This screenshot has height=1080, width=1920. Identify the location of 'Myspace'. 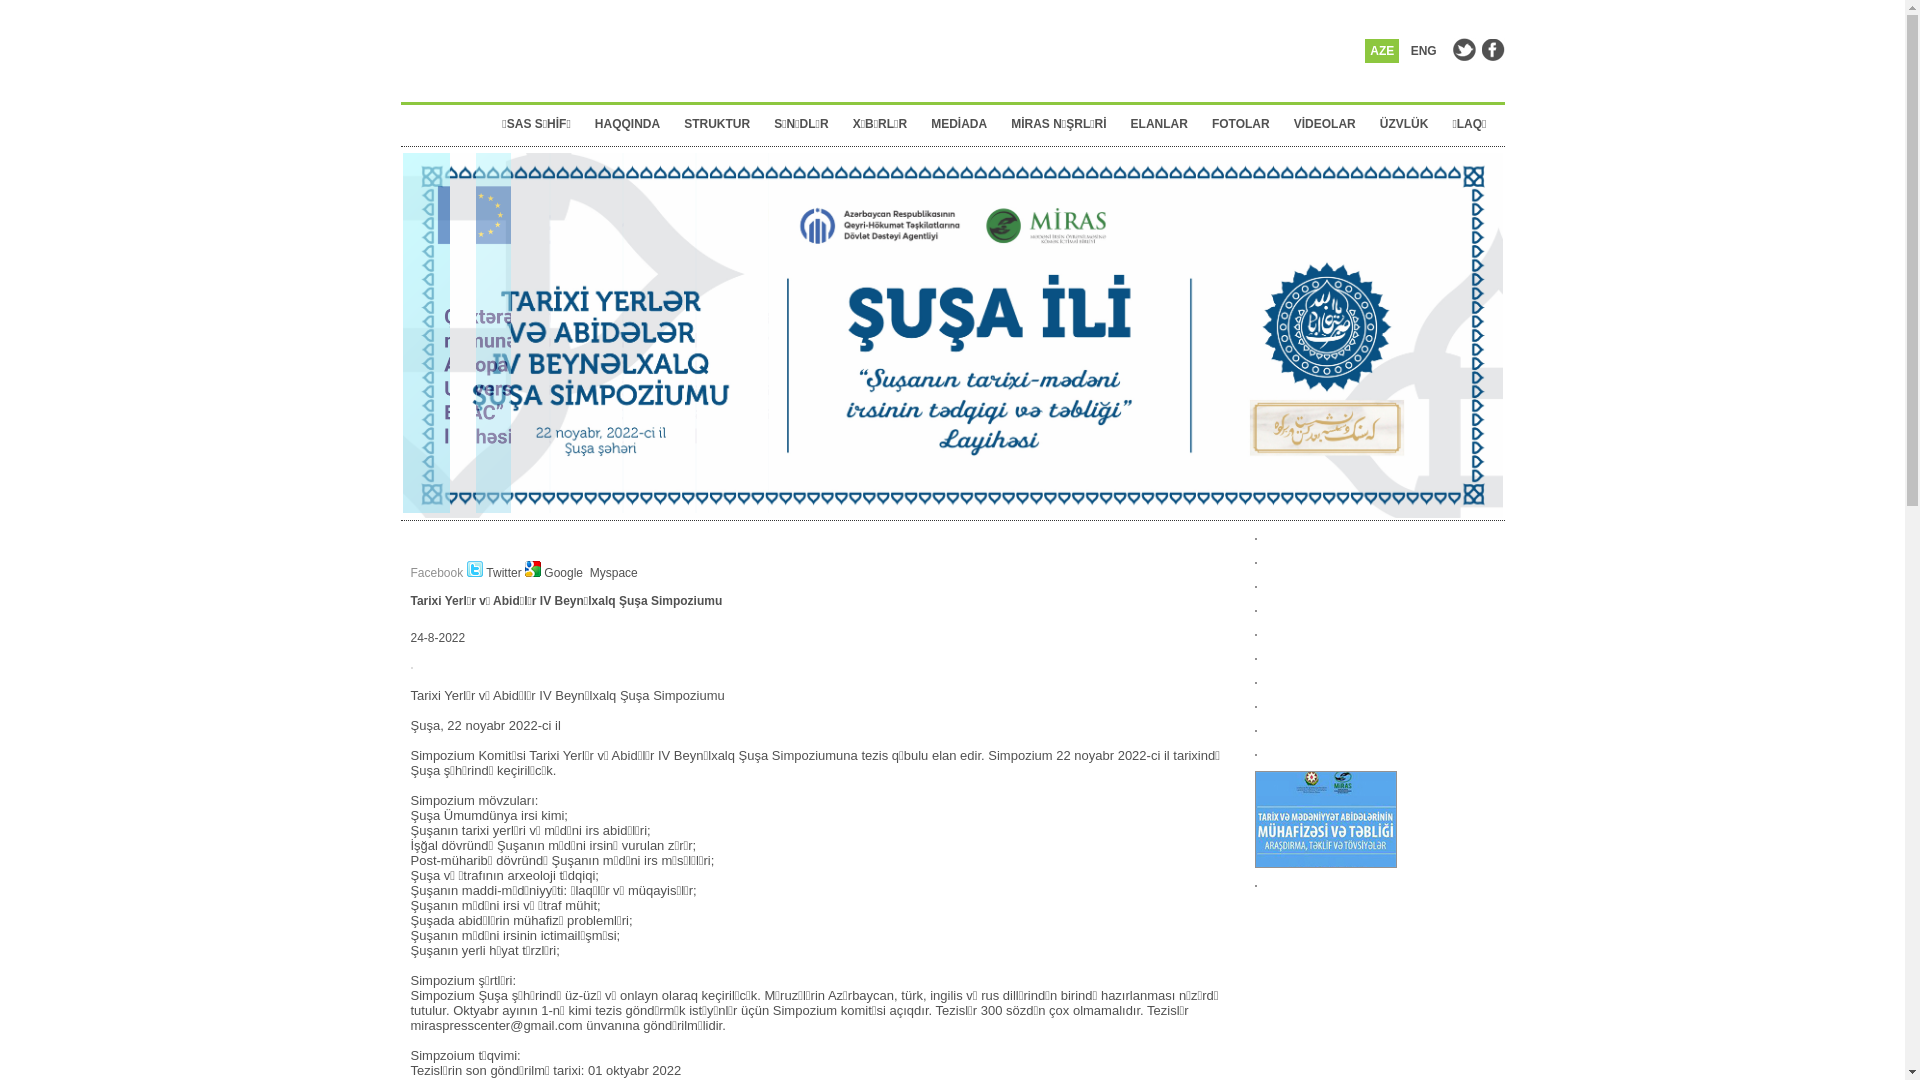
(610, 573).